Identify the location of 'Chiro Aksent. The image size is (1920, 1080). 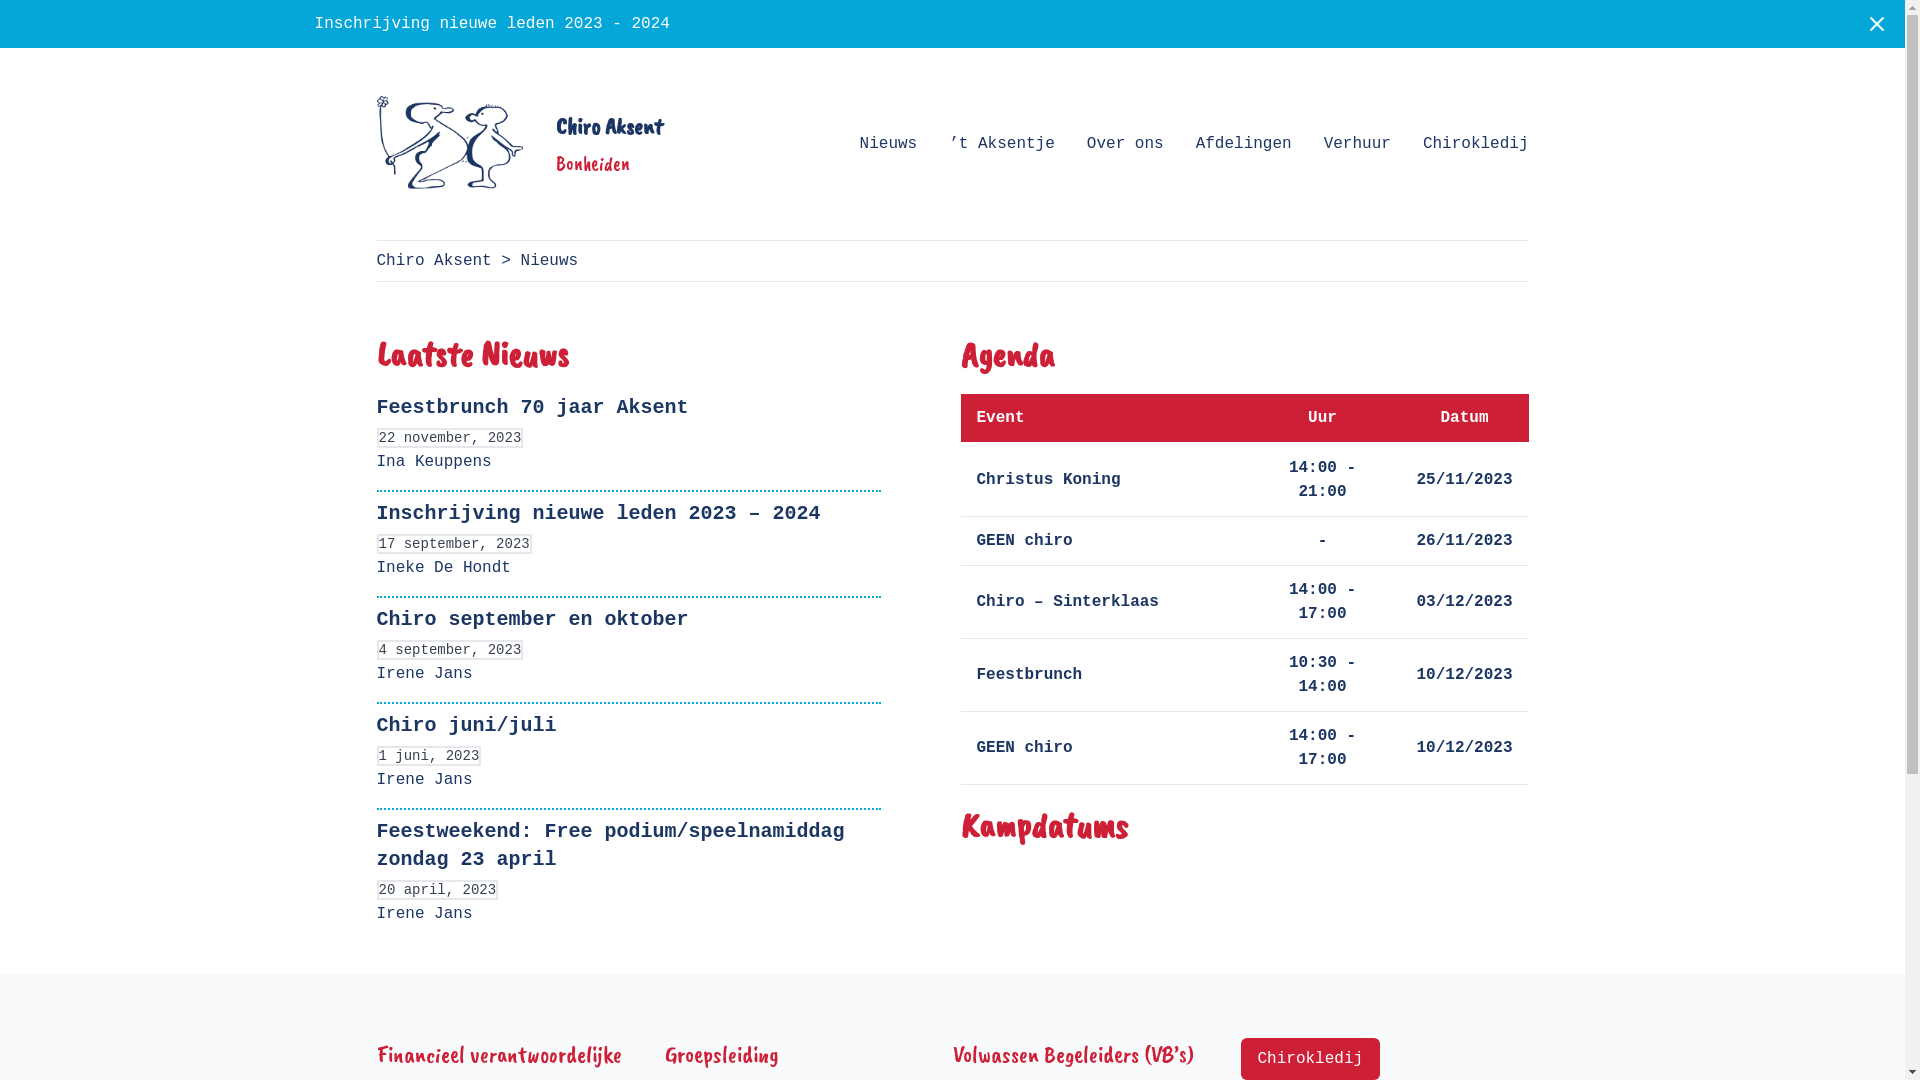
(518, 142).